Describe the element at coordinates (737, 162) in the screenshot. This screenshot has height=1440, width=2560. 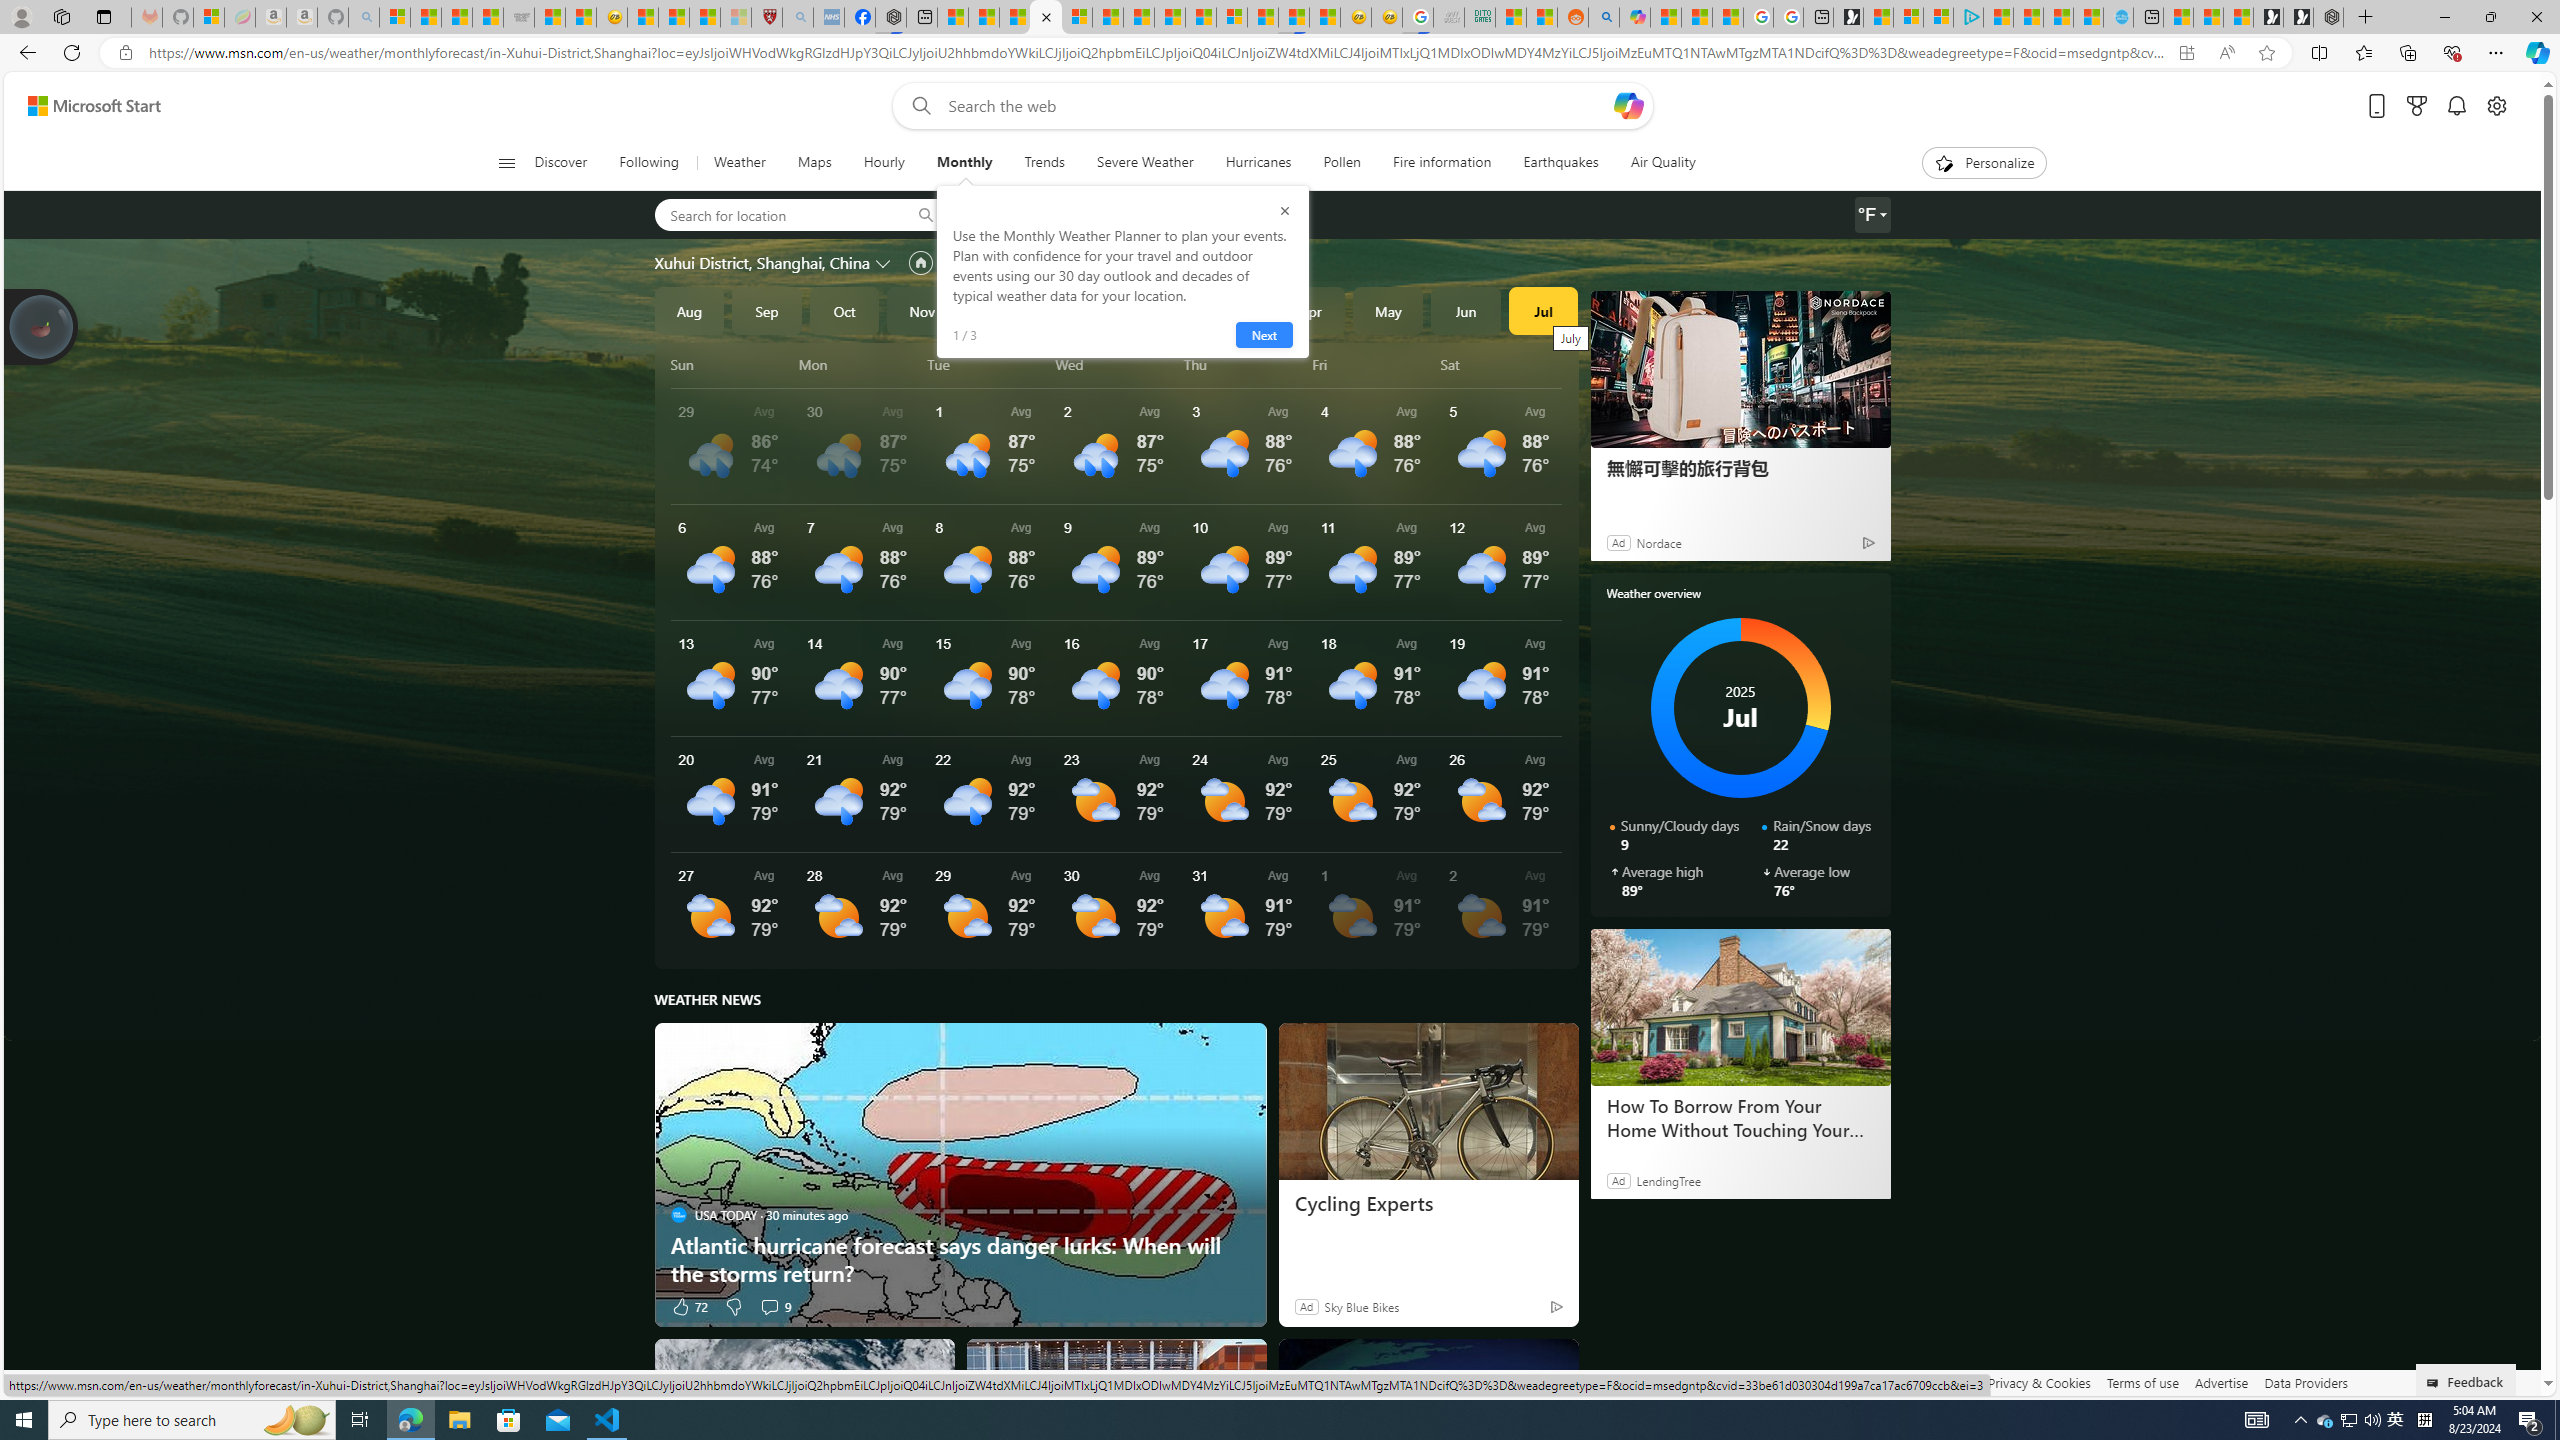
I see `'Weather'` at that location.